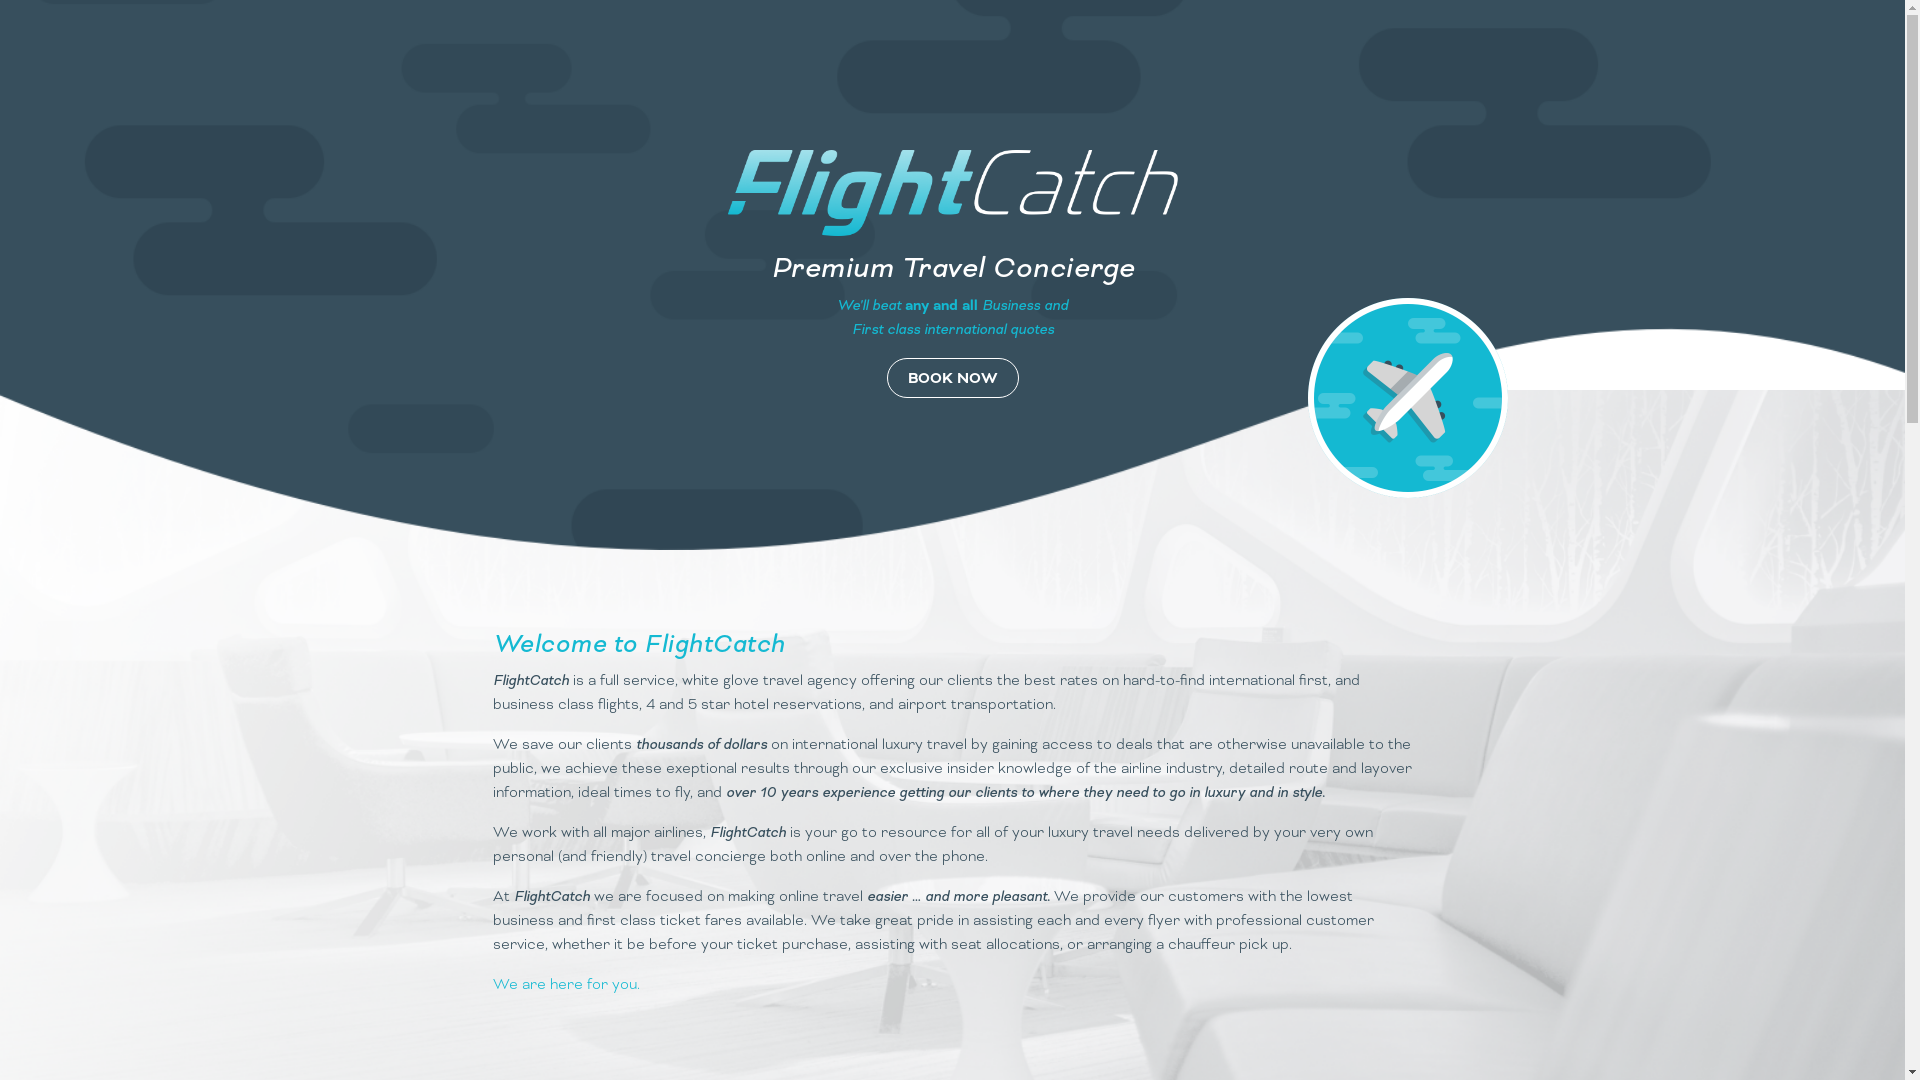 This screenshot has width=1920, height=1080. I want to click on 'BOOK NOW', so click(950, 378).